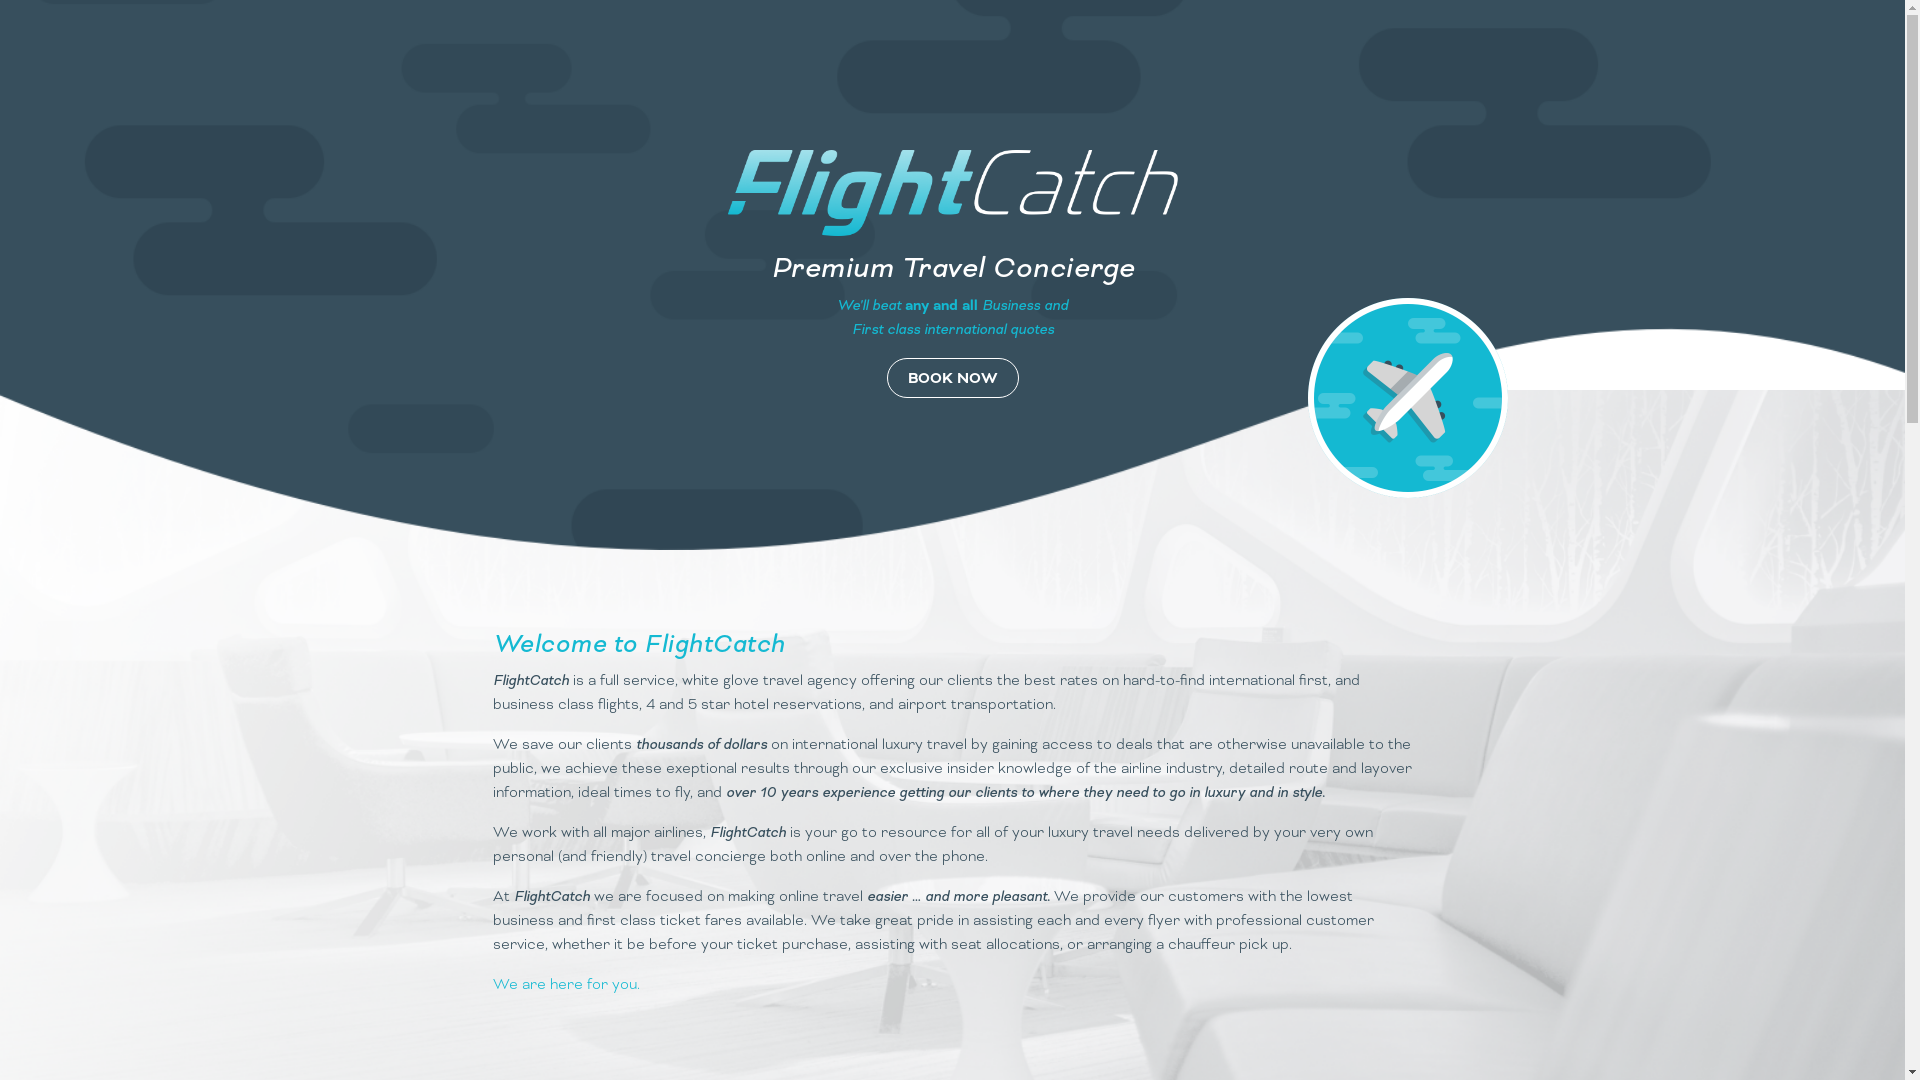 This screenshot has width=1920, height=1080. I want to click on 'BOOK NOW', so click(950, 378).